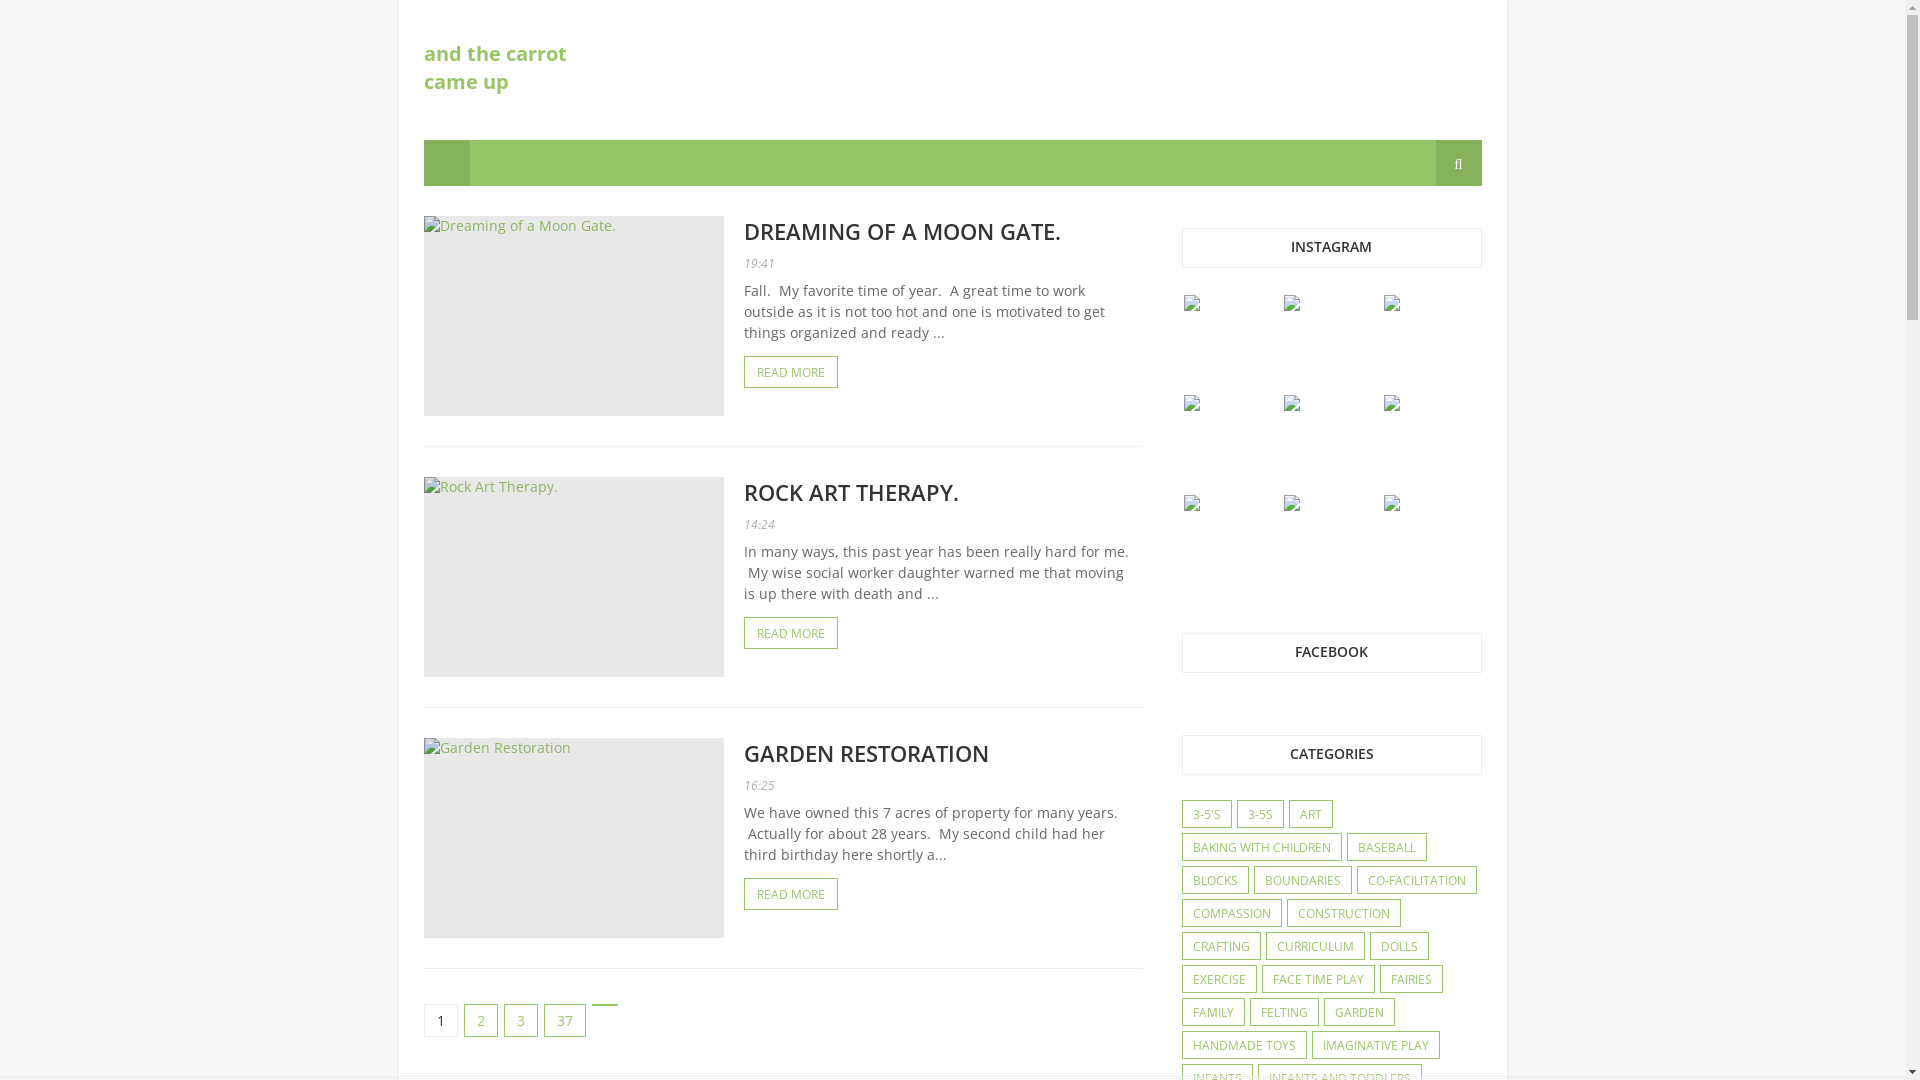 The height and width of the screenshot is (1080, 1920). Describe the element at coordinates (495, 66) in the screenshot. I see `'and the carrot came up'` at that location.